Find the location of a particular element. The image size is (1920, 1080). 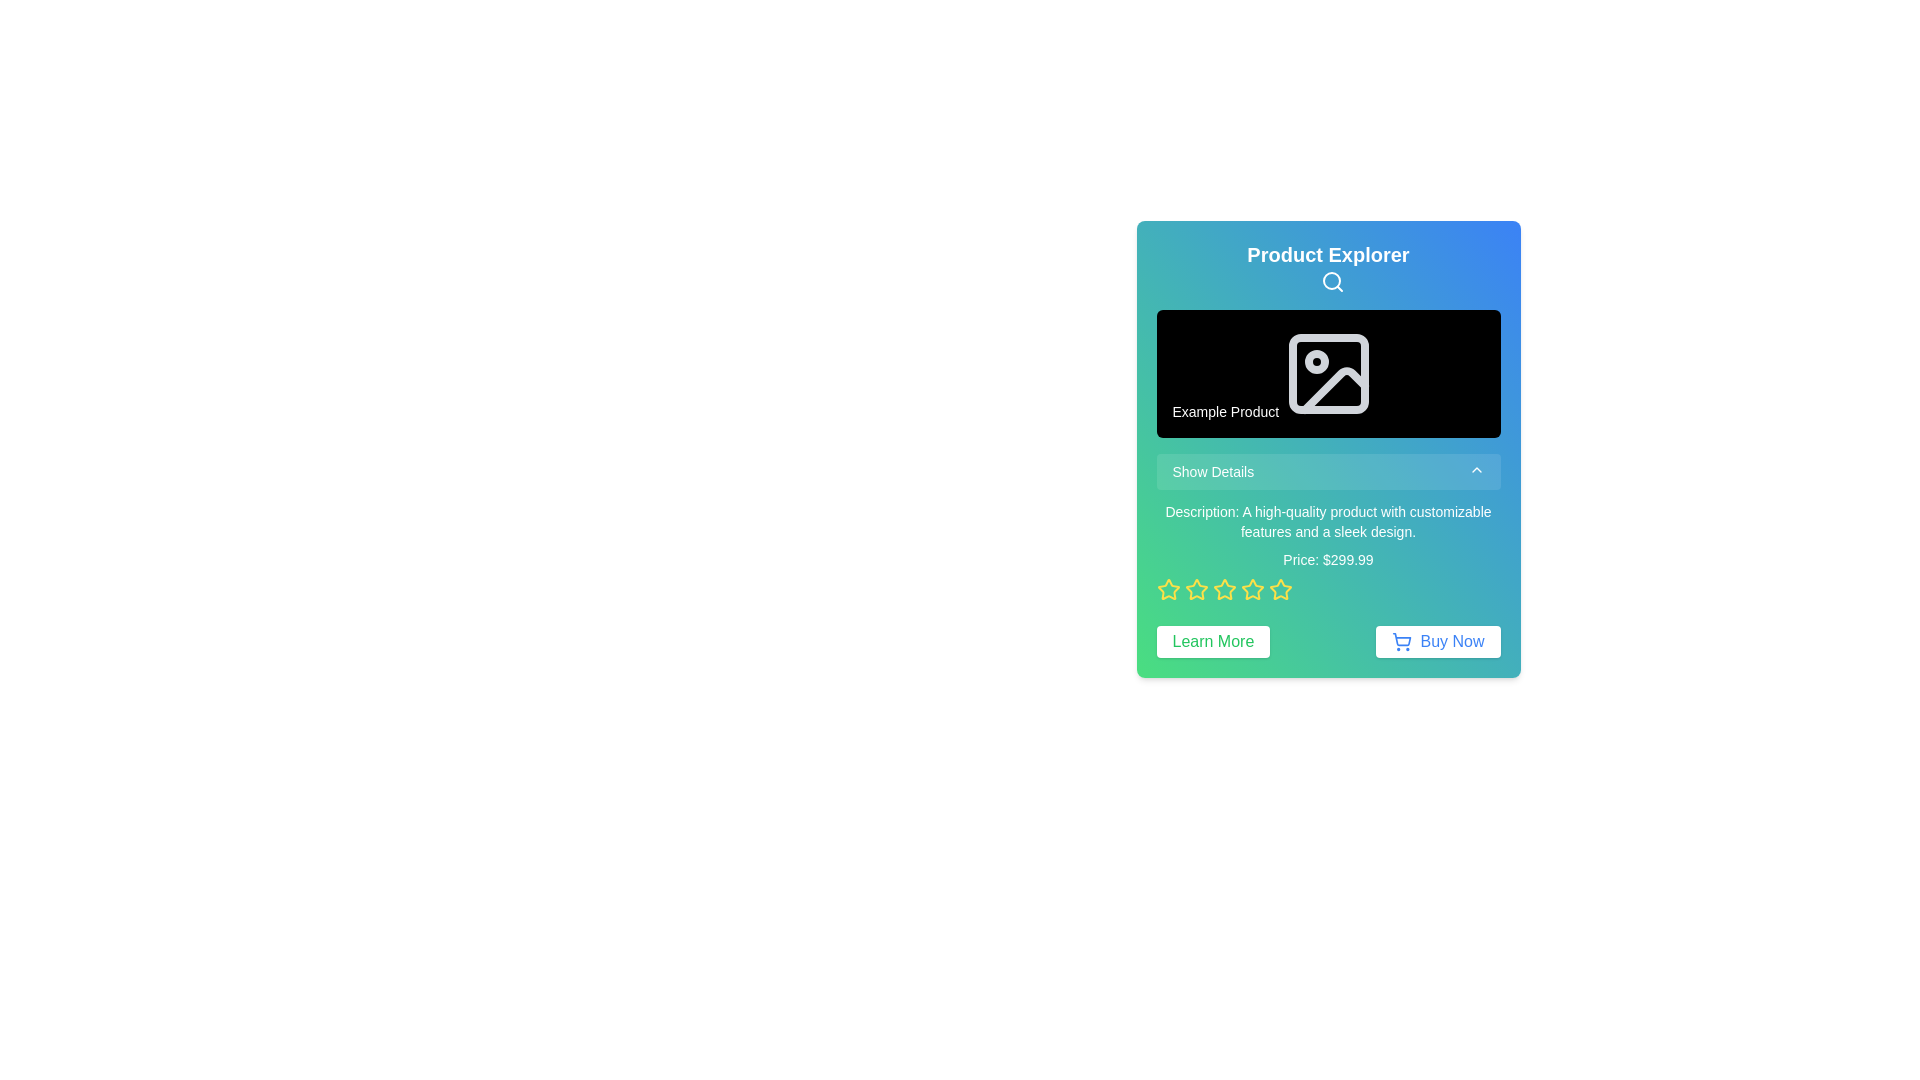

the middle star icon is located at coordinates (1251, 588).